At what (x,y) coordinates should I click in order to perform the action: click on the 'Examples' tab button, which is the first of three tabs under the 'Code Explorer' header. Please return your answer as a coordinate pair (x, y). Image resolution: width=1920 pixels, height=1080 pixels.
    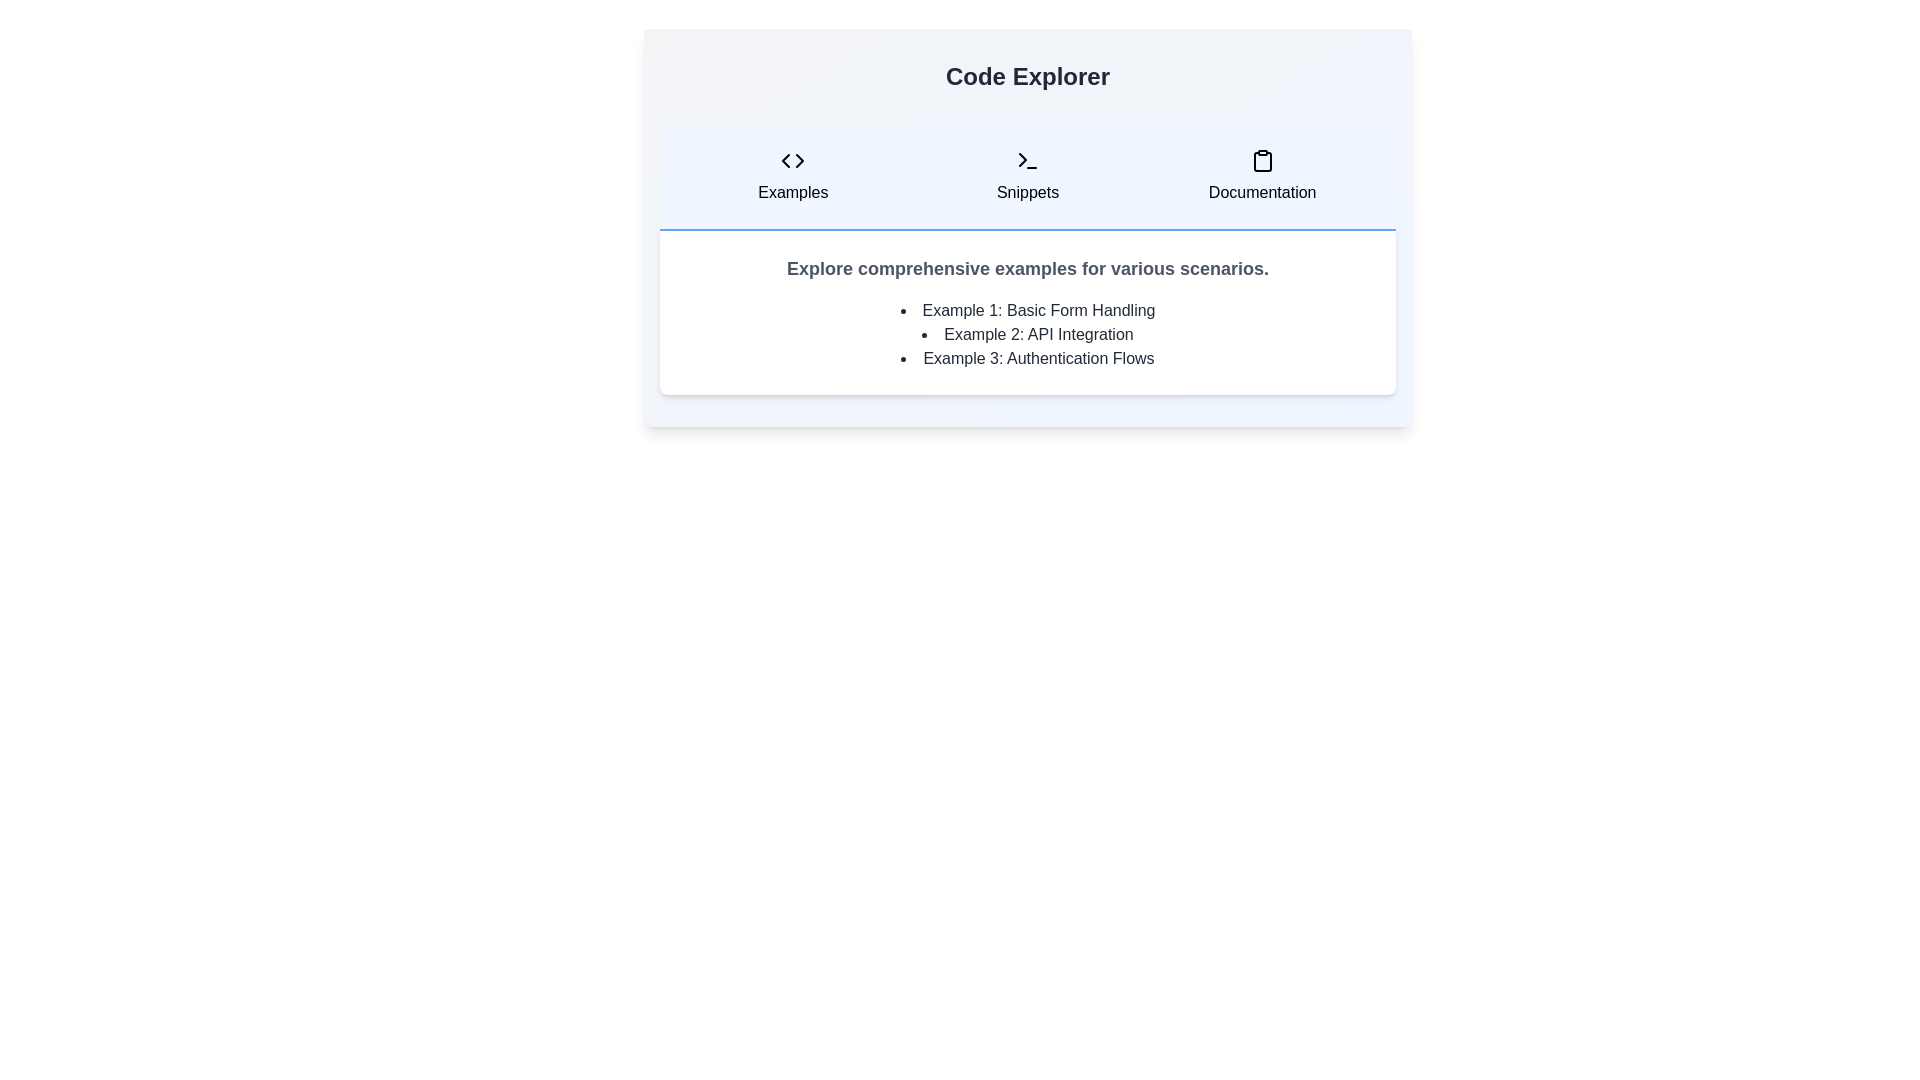
    Looking at the image, I should click on (792, 176).